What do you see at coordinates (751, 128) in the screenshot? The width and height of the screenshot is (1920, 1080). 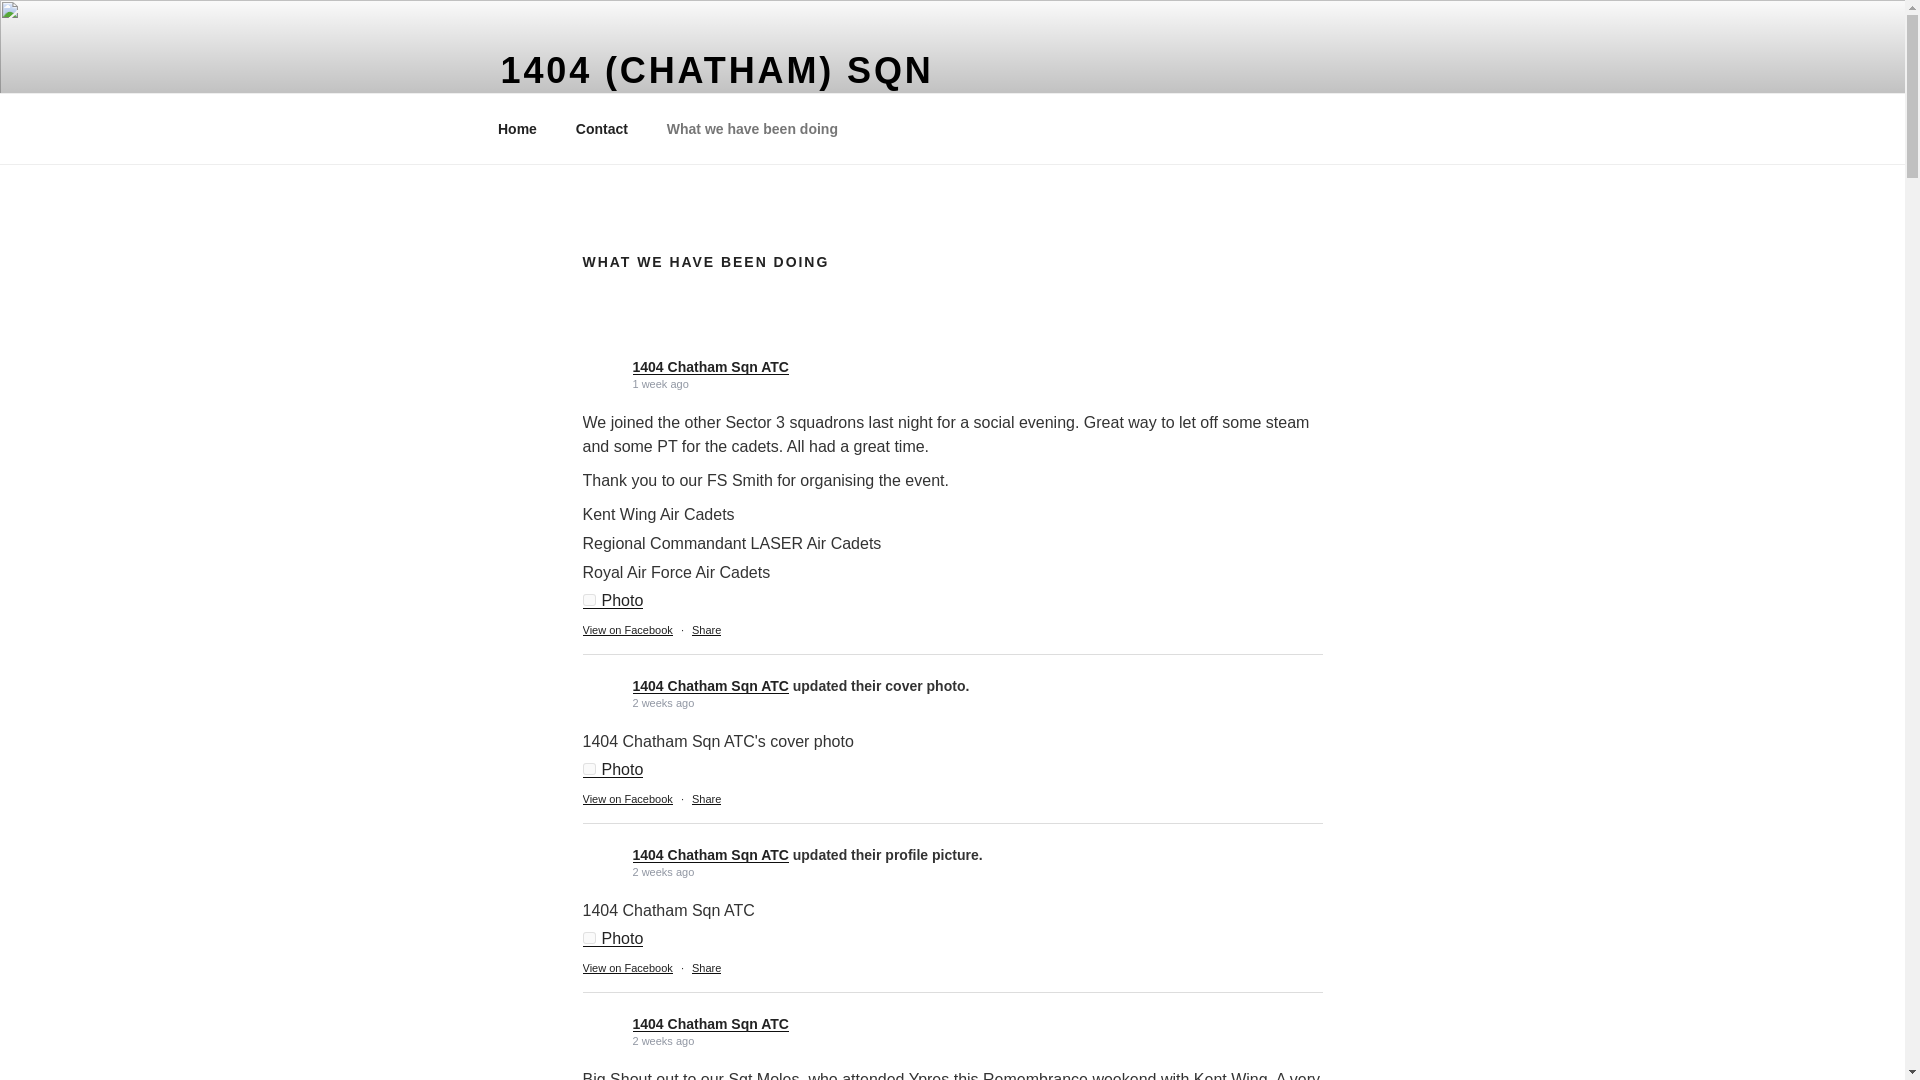 I see `'What we have been doing'` at bounding box center [751, 128].